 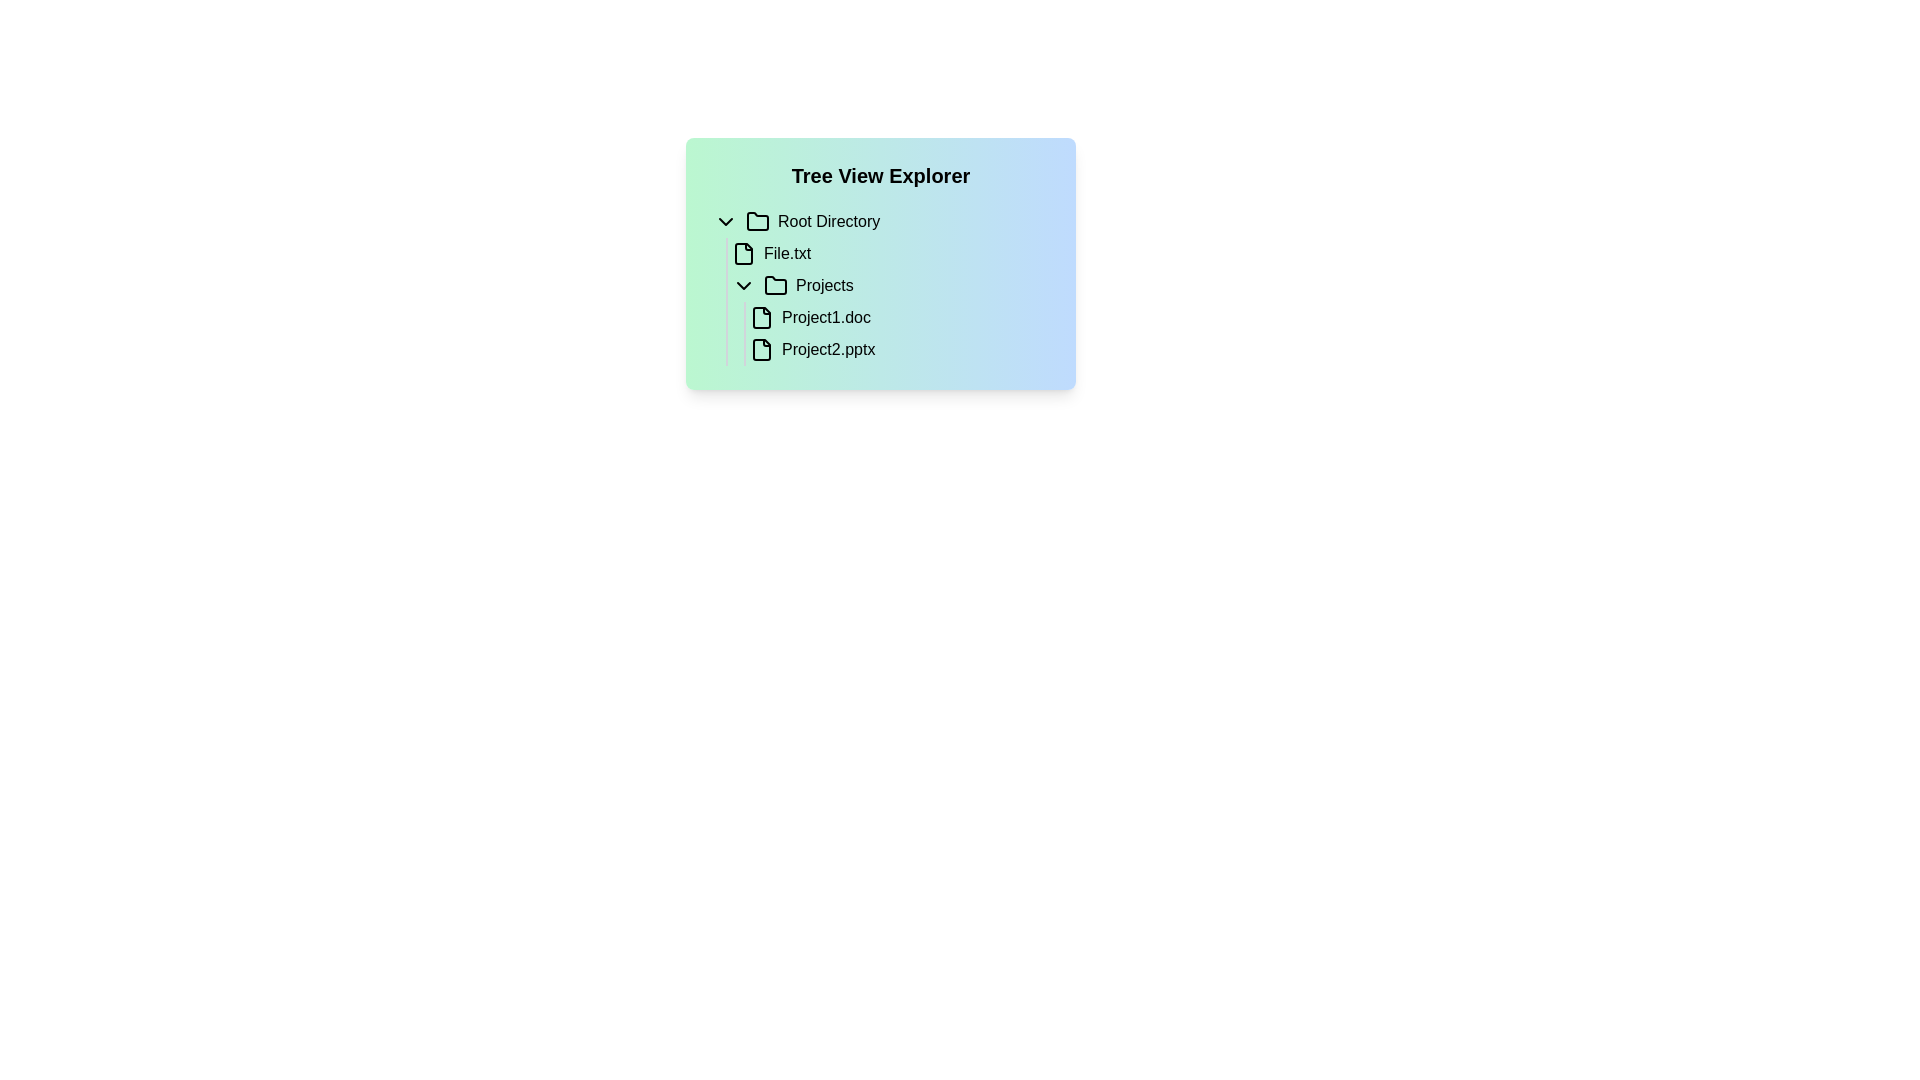 I want to click on the vertical list of file items under the 'Projects' directory, so click(x=896, y=333).